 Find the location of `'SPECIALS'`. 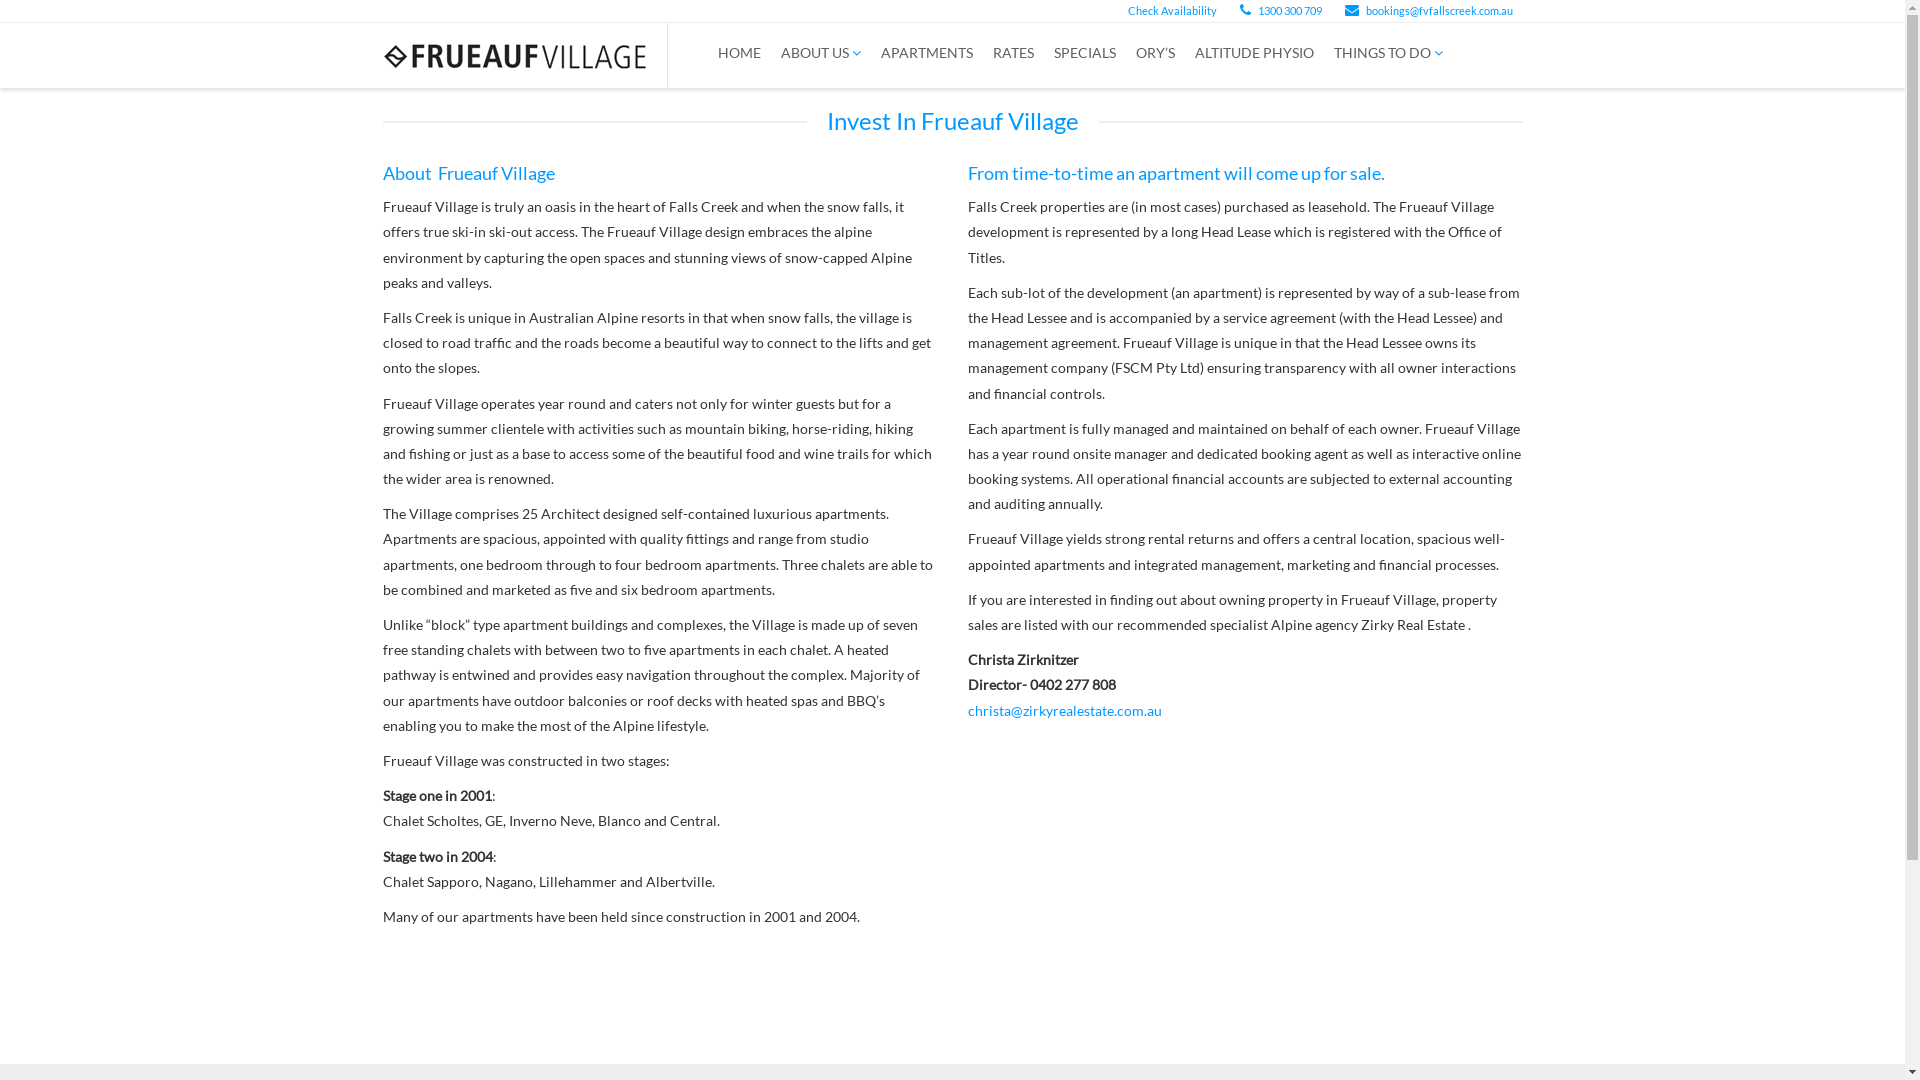

'SPECIALS' is located at coordinates (1083, 52).